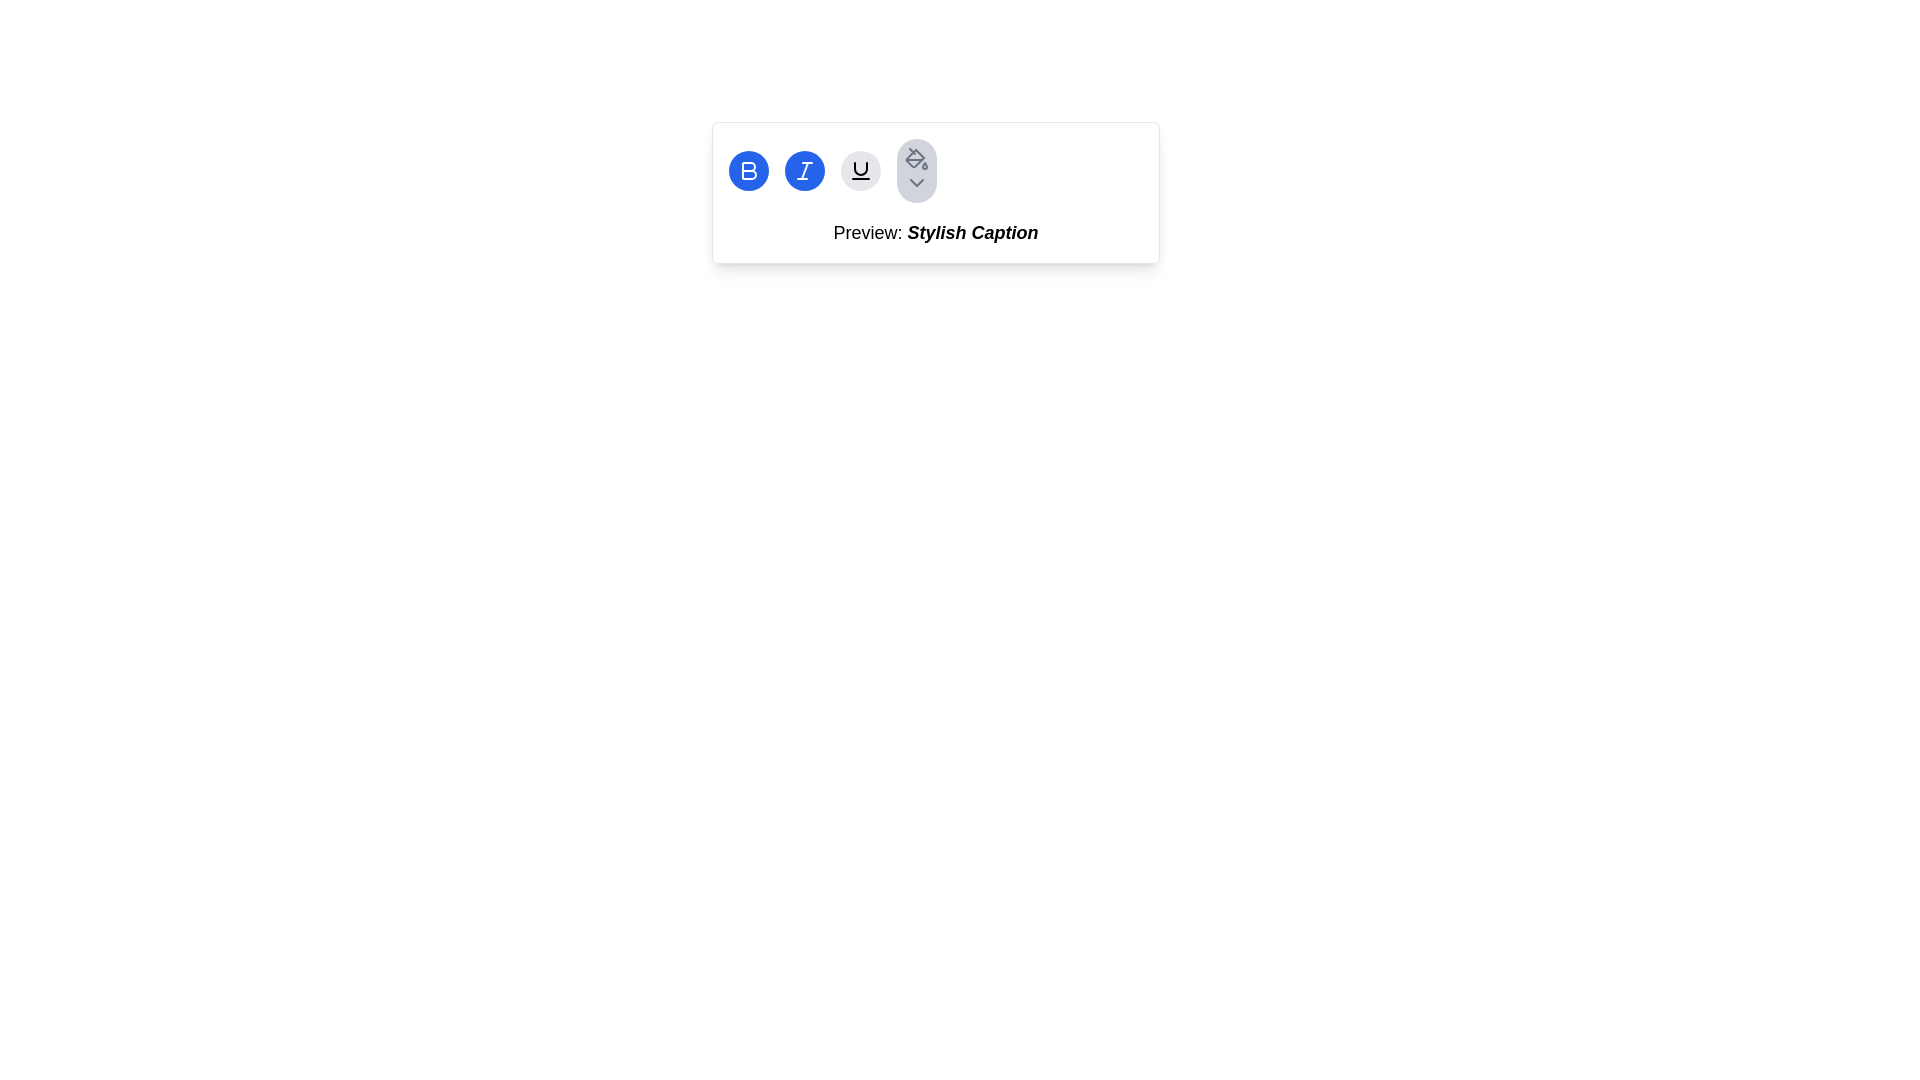 This screenshot has height=1080, width=1920. What do you see at coordinates (747, 169) in the screenshot?
I see `the leftmost circular button in the formatting row` at bounding box center [747, 169].